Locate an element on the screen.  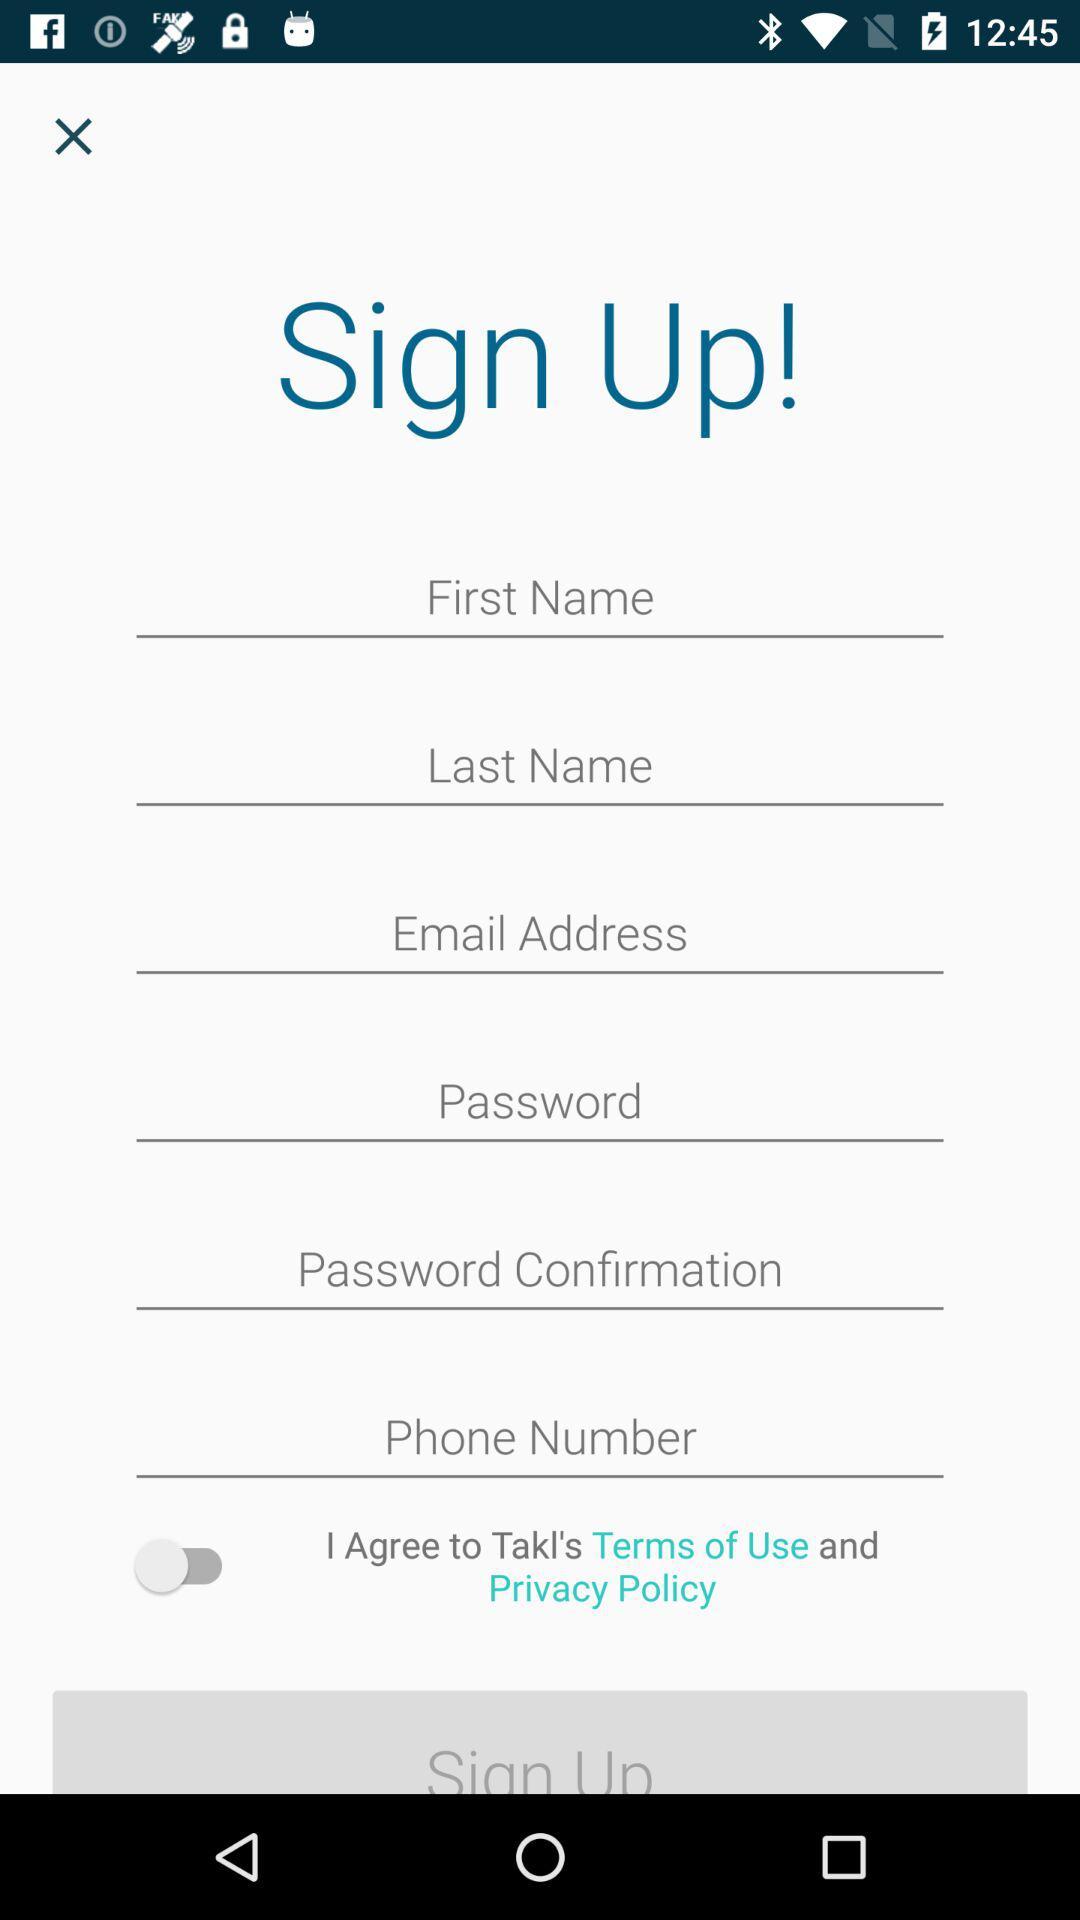
last name is located at coordinates (540, 766).